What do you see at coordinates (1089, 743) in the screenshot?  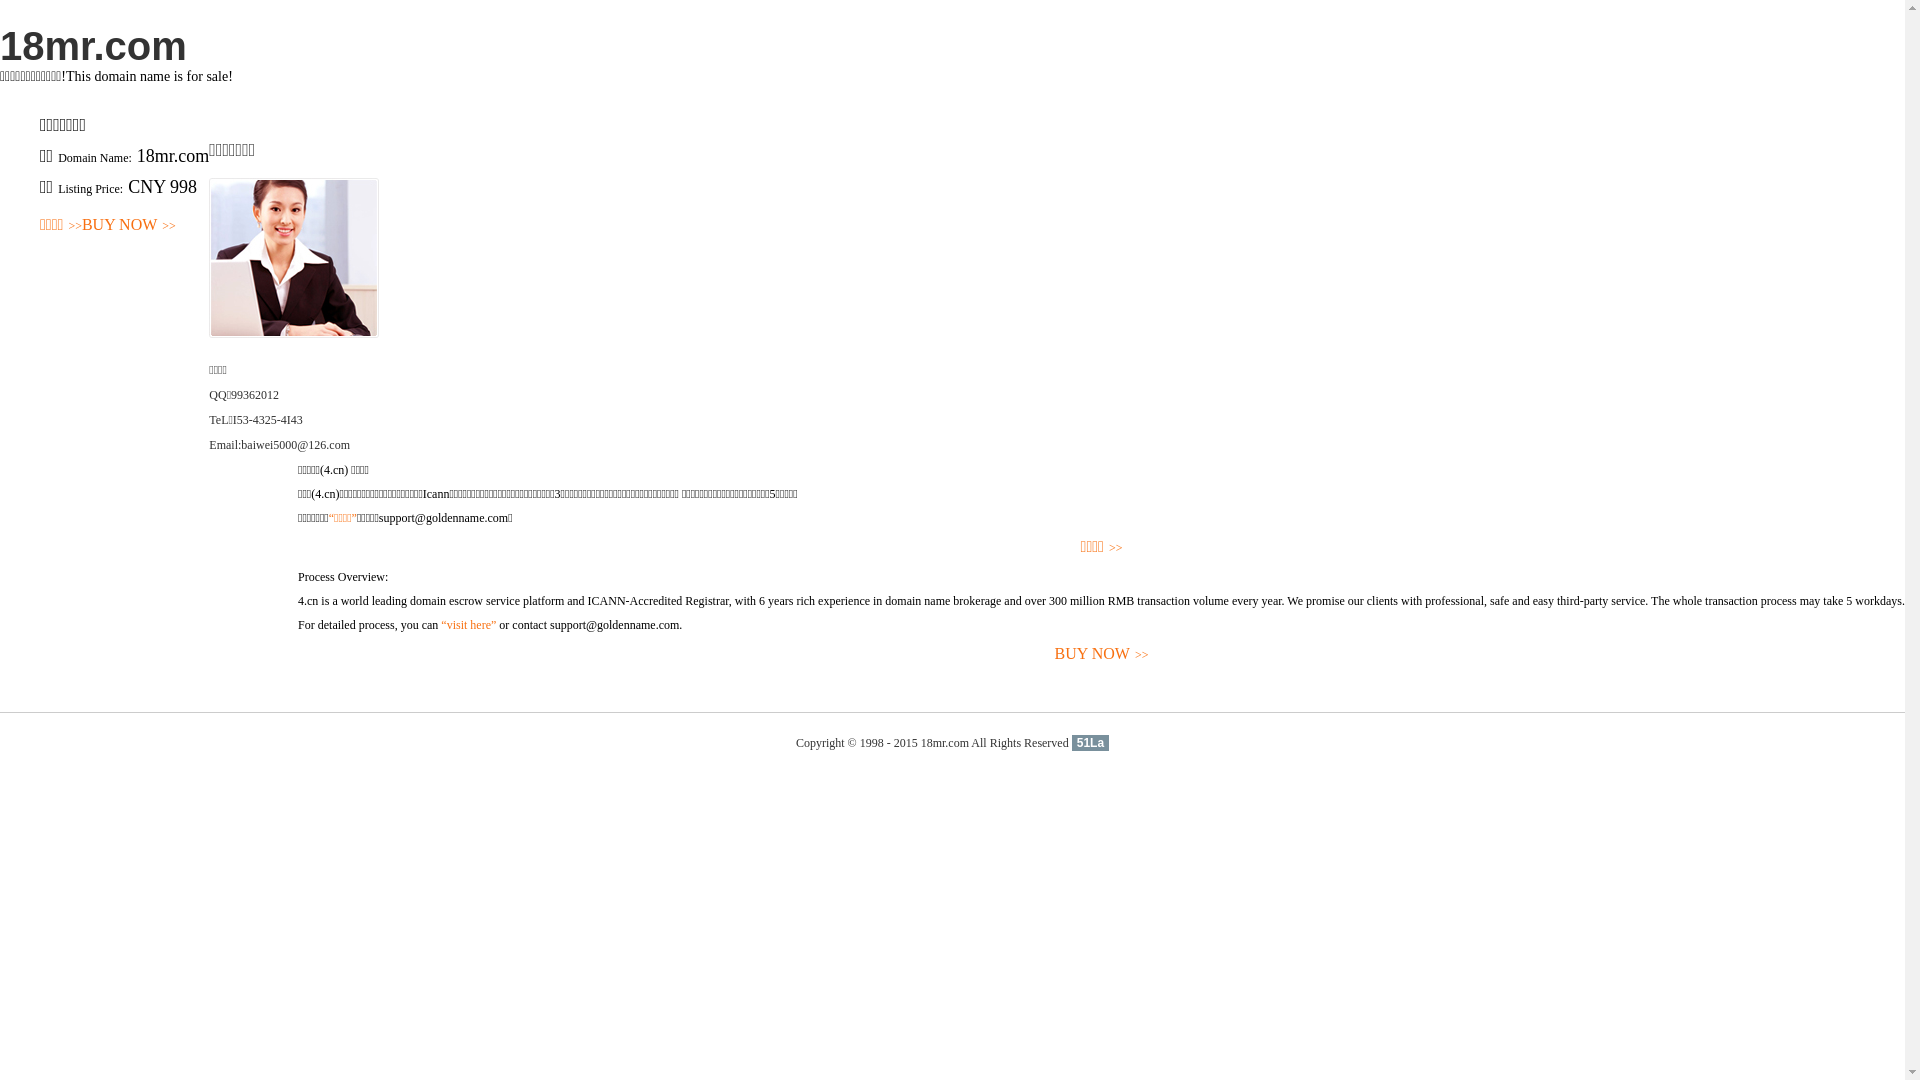 I see `'51La'` at bounding box center [1089, 743].